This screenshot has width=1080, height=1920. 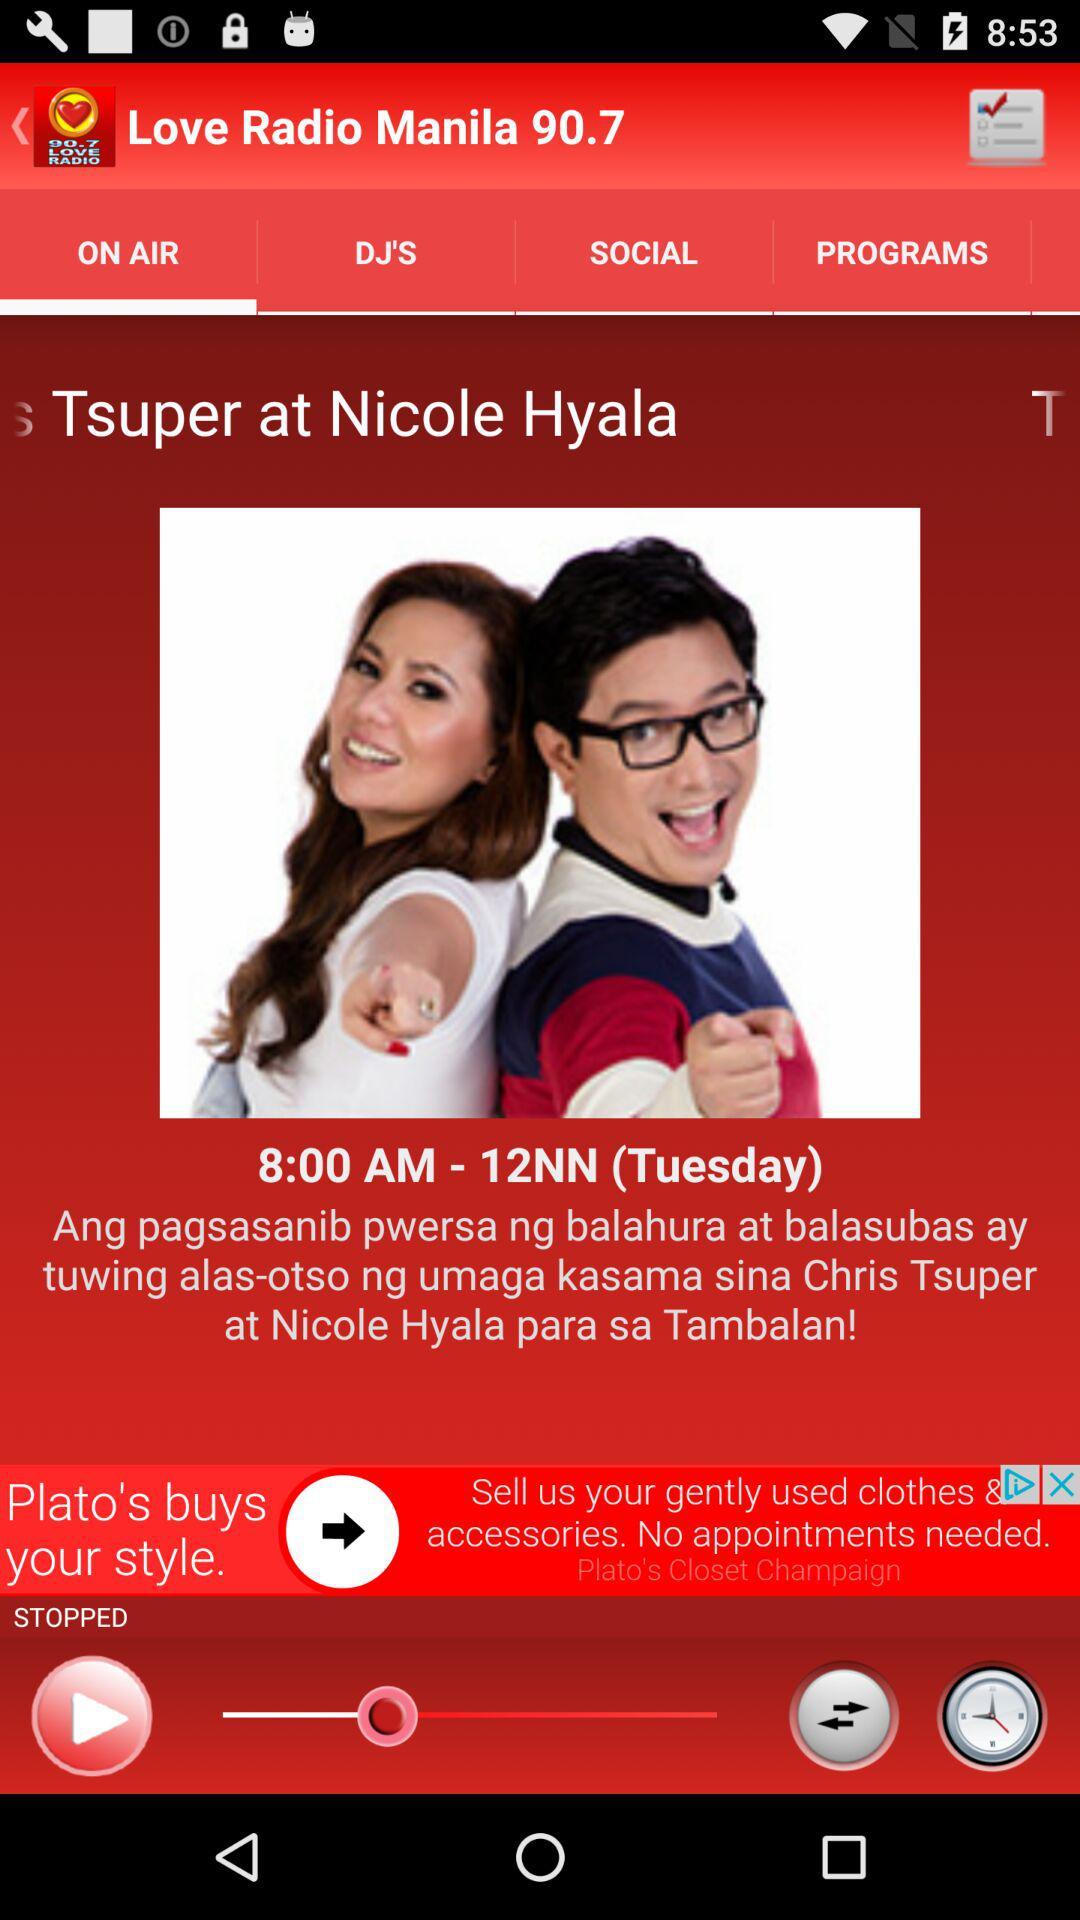 What do you see at coordinates (843, 1714) in the screenshot?
I see `fast forward/rewind` at bounding box center [843, 1714].